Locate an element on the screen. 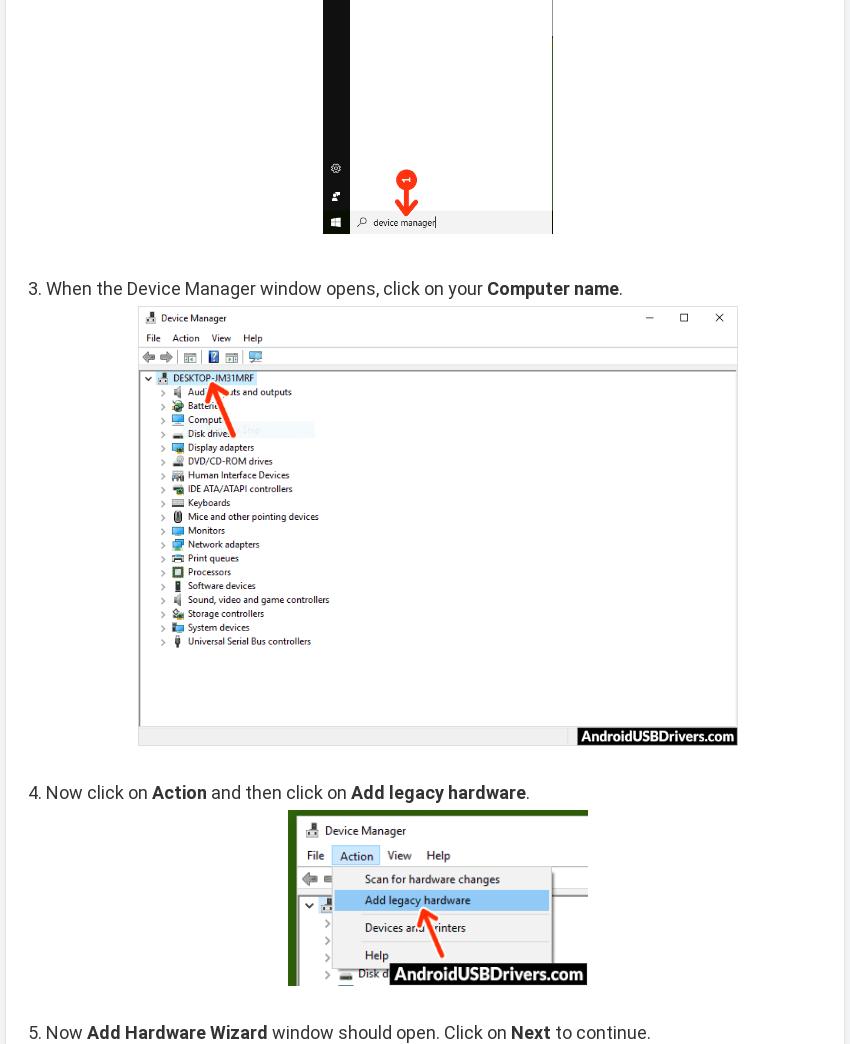 The image size is (850, 1044). 'Next' is located at coordinates (529, 1031).